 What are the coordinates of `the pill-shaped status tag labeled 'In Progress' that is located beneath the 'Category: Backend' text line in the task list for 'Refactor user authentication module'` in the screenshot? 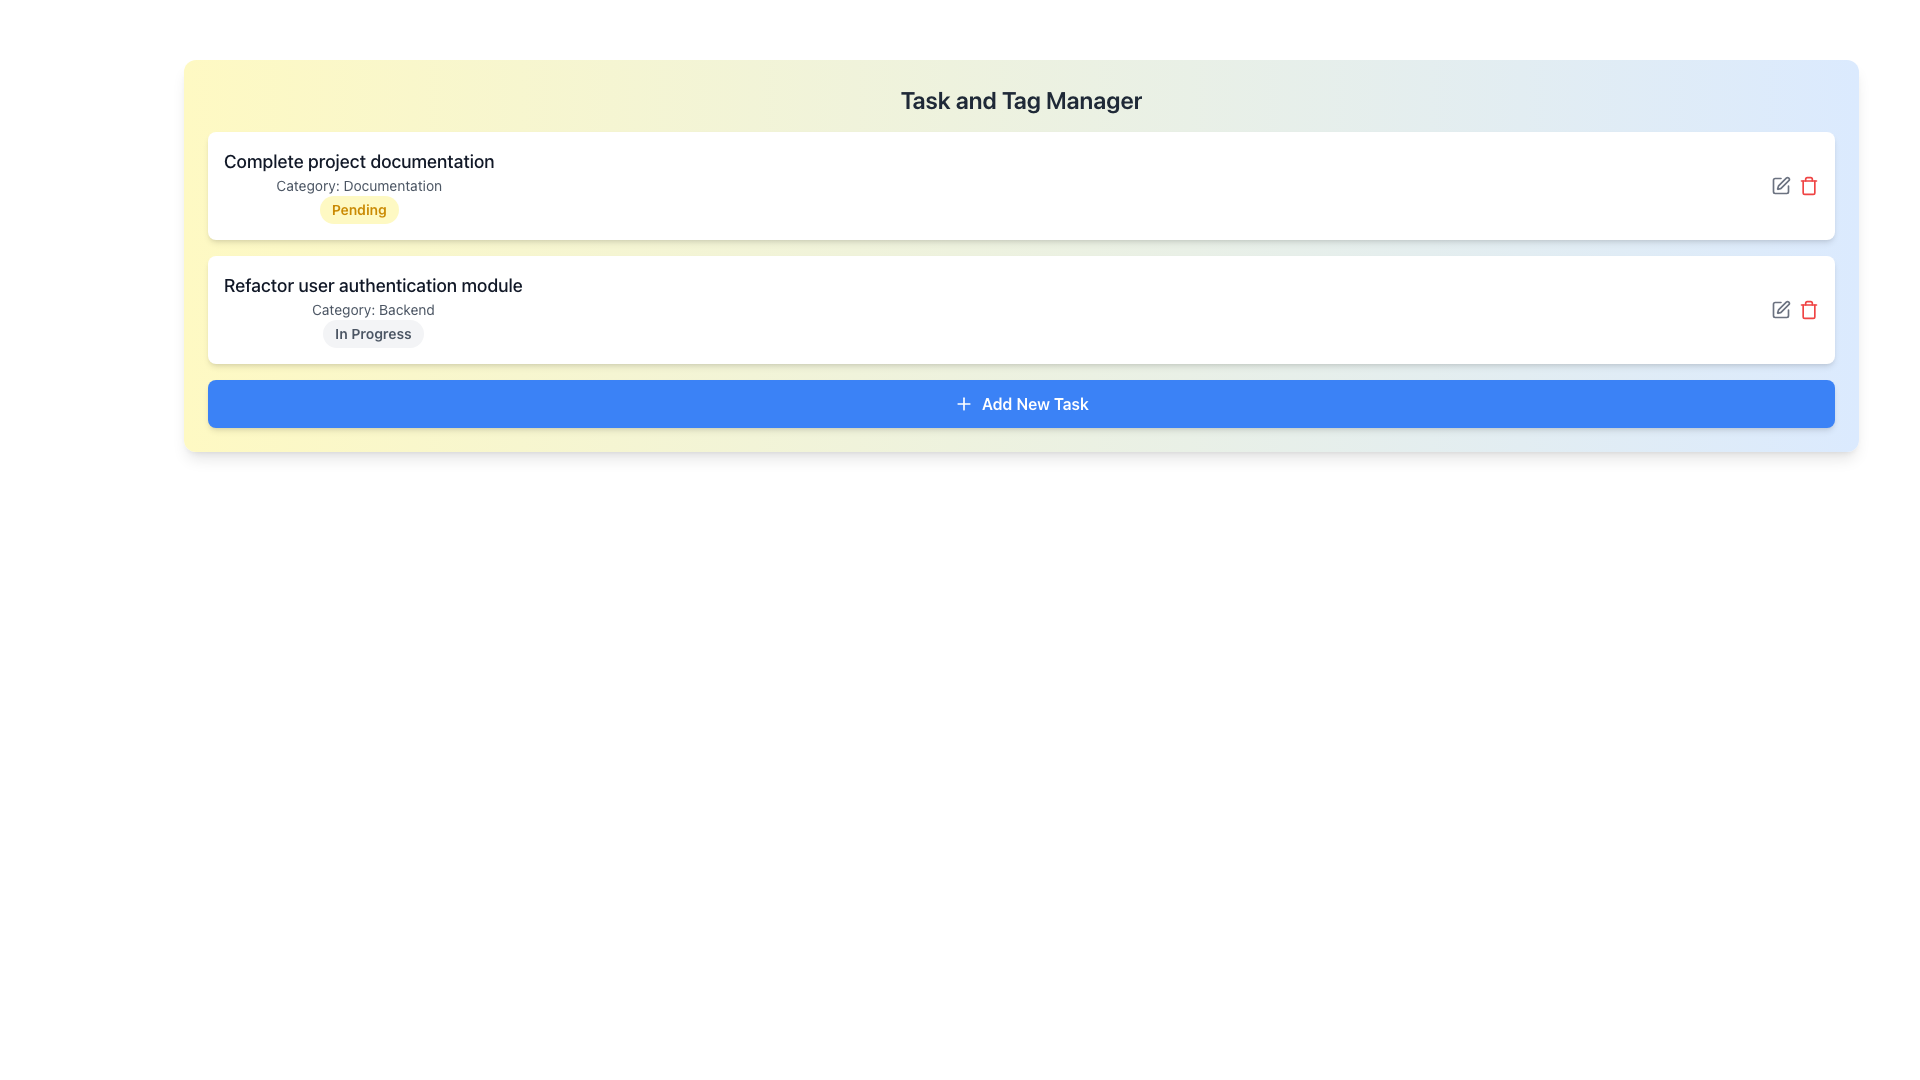 It's located at (373, 333).